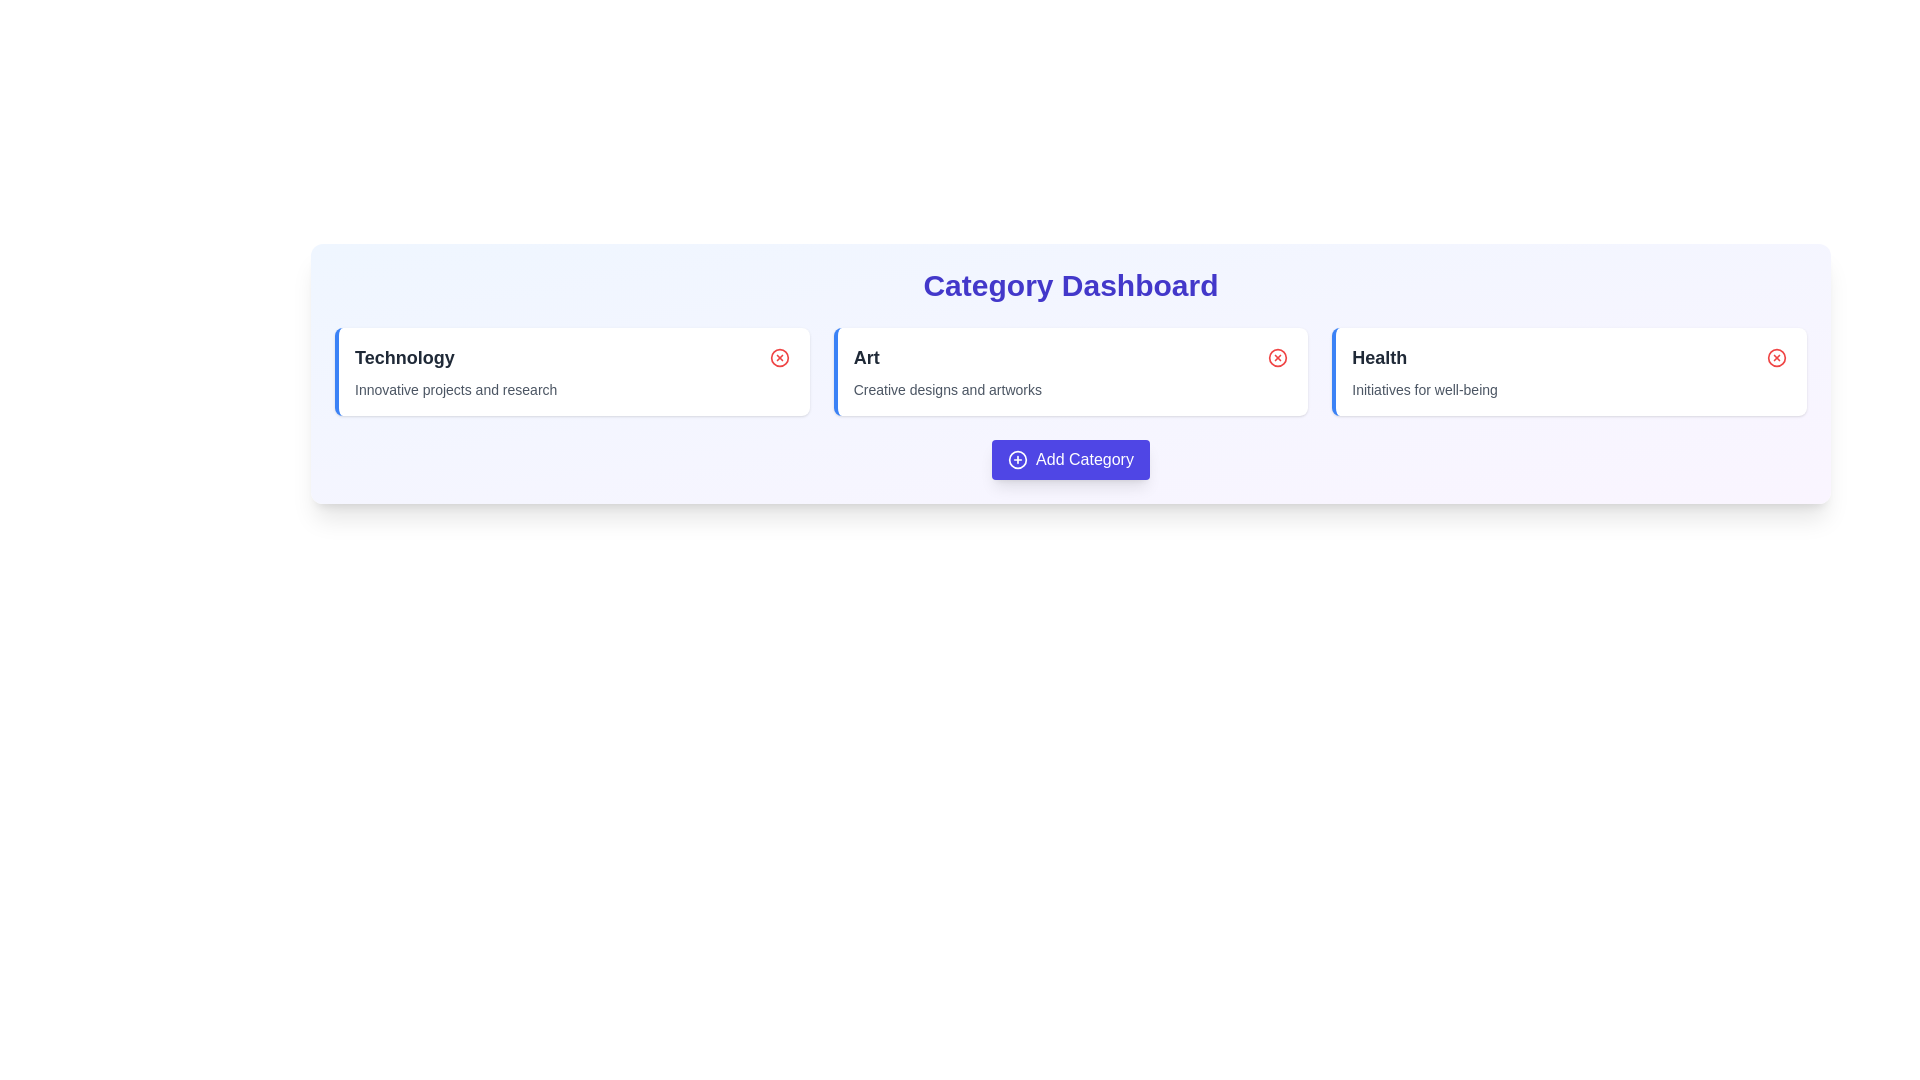 This screenshot has height=1080, width=1920. Describe the element at coordinates (1017, 459) in the screenshot. I see `the plus icon enclosed within a circle, which is part of the 'Add Category' button located centrally at the bottom of the interface` at that location.